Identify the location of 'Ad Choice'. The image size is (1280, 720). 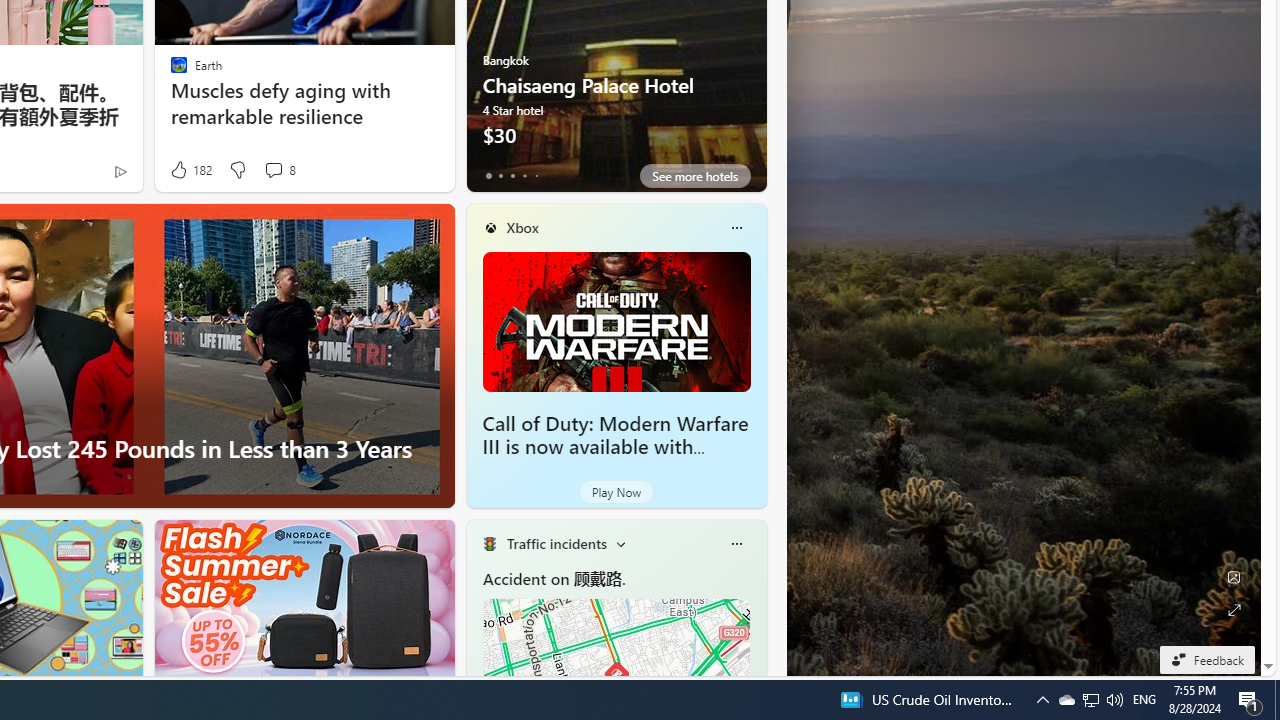
(119, 170).